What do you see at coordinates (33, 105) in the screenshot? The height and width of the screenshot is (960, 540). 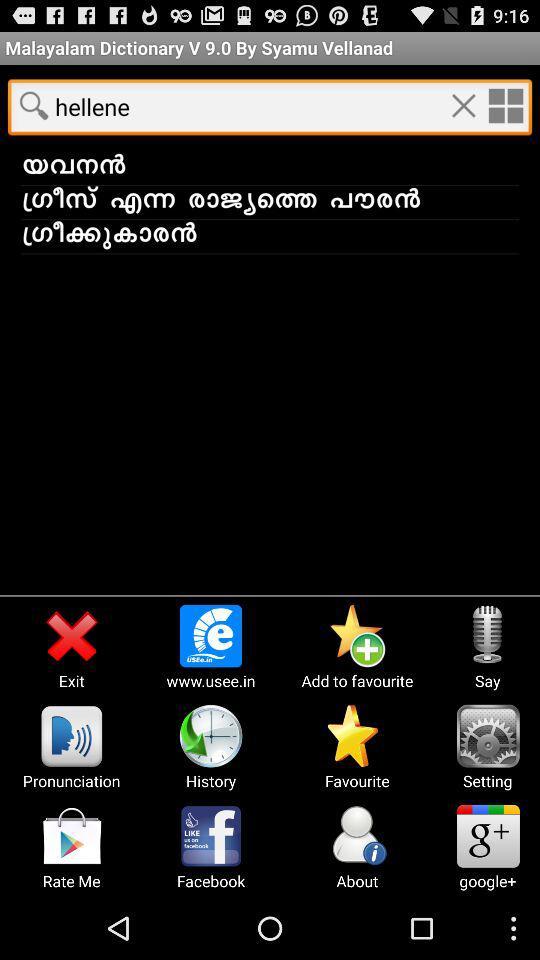 I see `search for word` at bounding box center [33, 105].